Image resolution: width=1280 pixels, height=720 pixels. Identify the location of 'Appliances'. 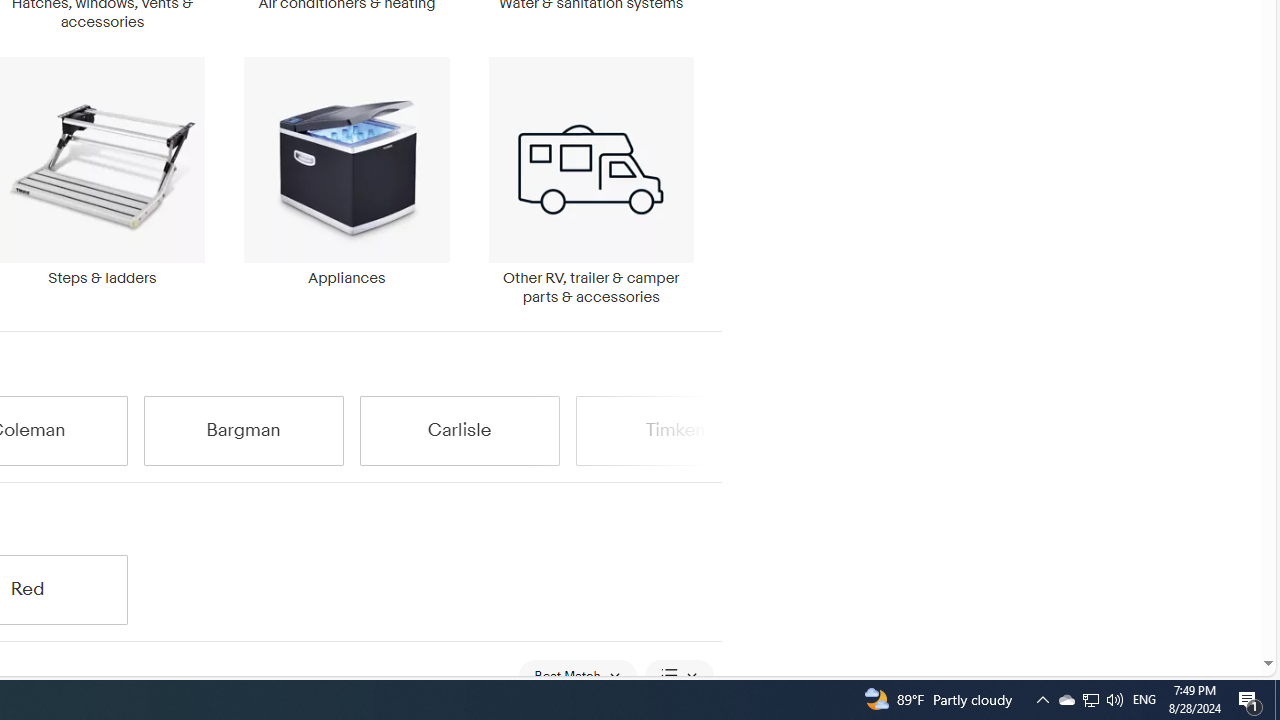
(346, 181).